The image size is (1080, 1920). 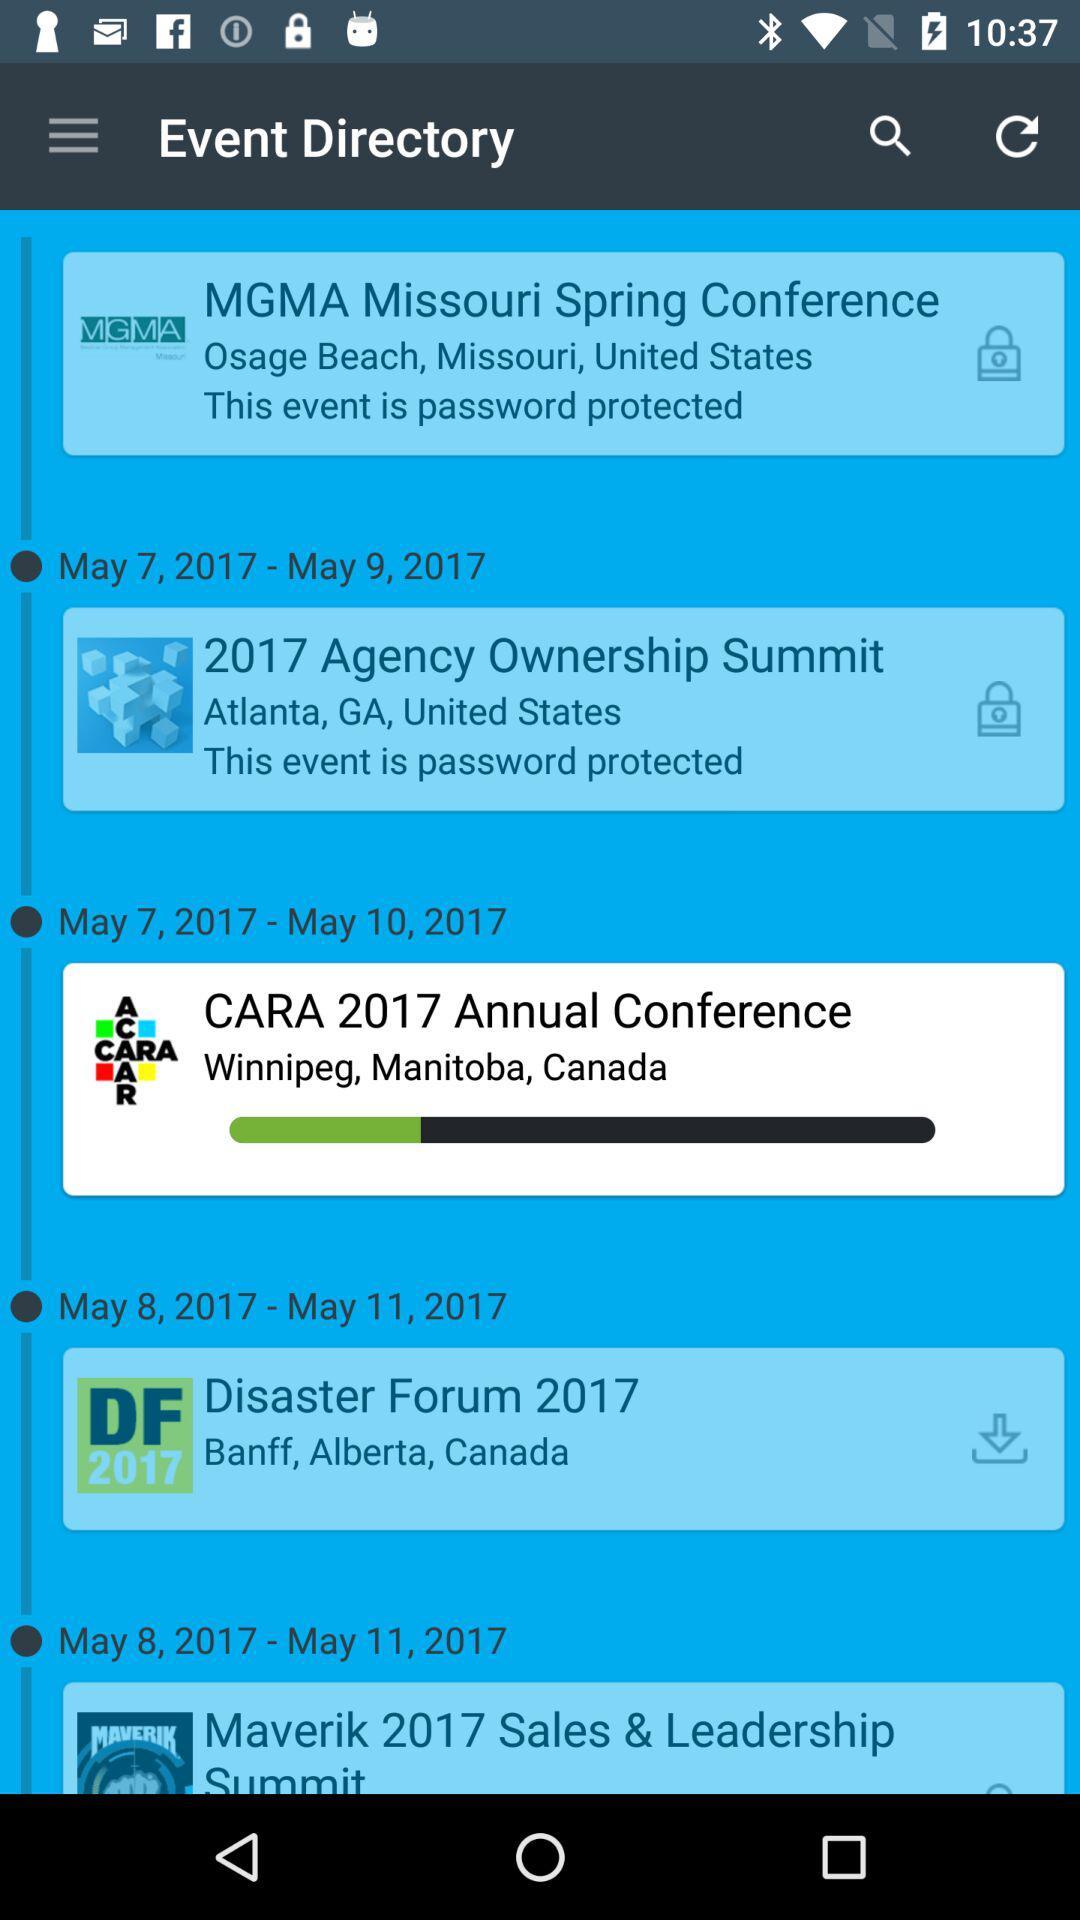 What do you see at coordinates (582, 1064) in the screenshot?
I see `the item below the cara 2017 annual icon` at bounding box center [582, 1064].